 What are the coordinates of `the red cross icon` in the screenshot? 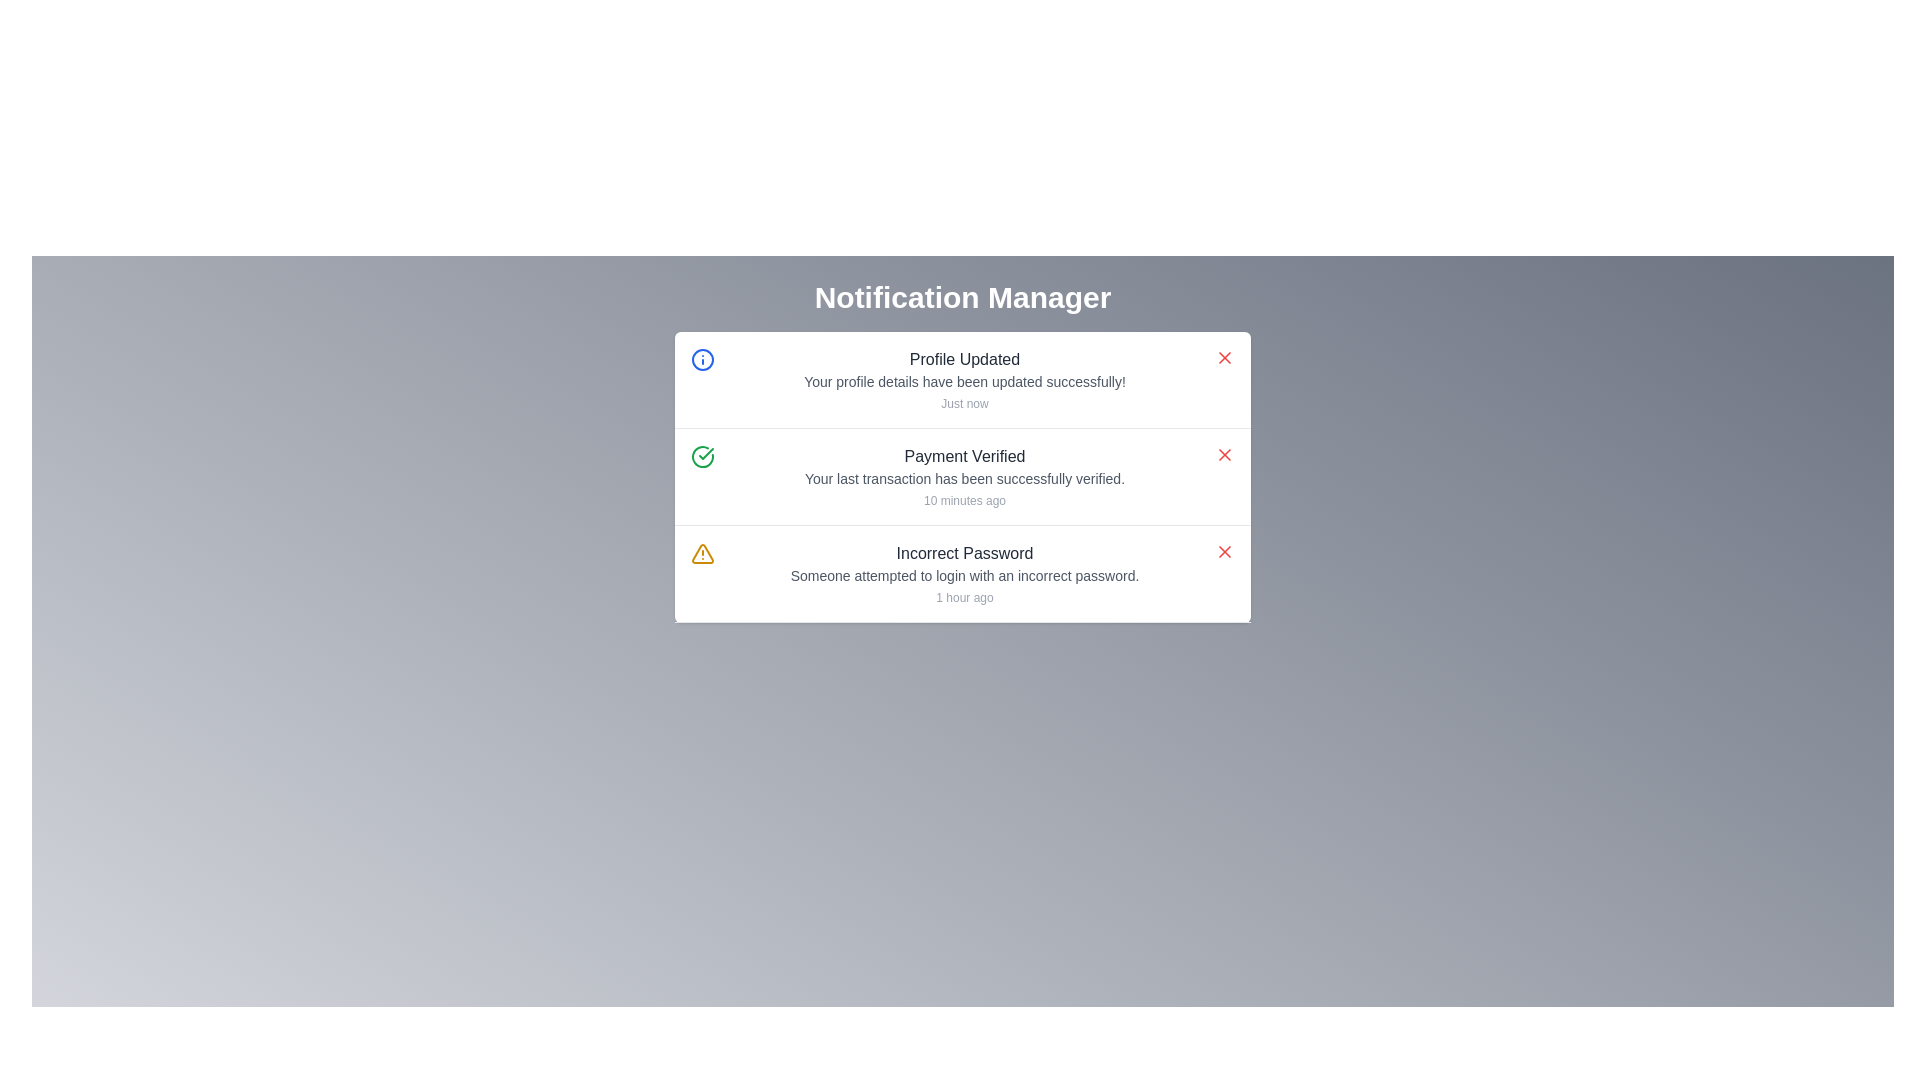 It's located at (1223, 357).